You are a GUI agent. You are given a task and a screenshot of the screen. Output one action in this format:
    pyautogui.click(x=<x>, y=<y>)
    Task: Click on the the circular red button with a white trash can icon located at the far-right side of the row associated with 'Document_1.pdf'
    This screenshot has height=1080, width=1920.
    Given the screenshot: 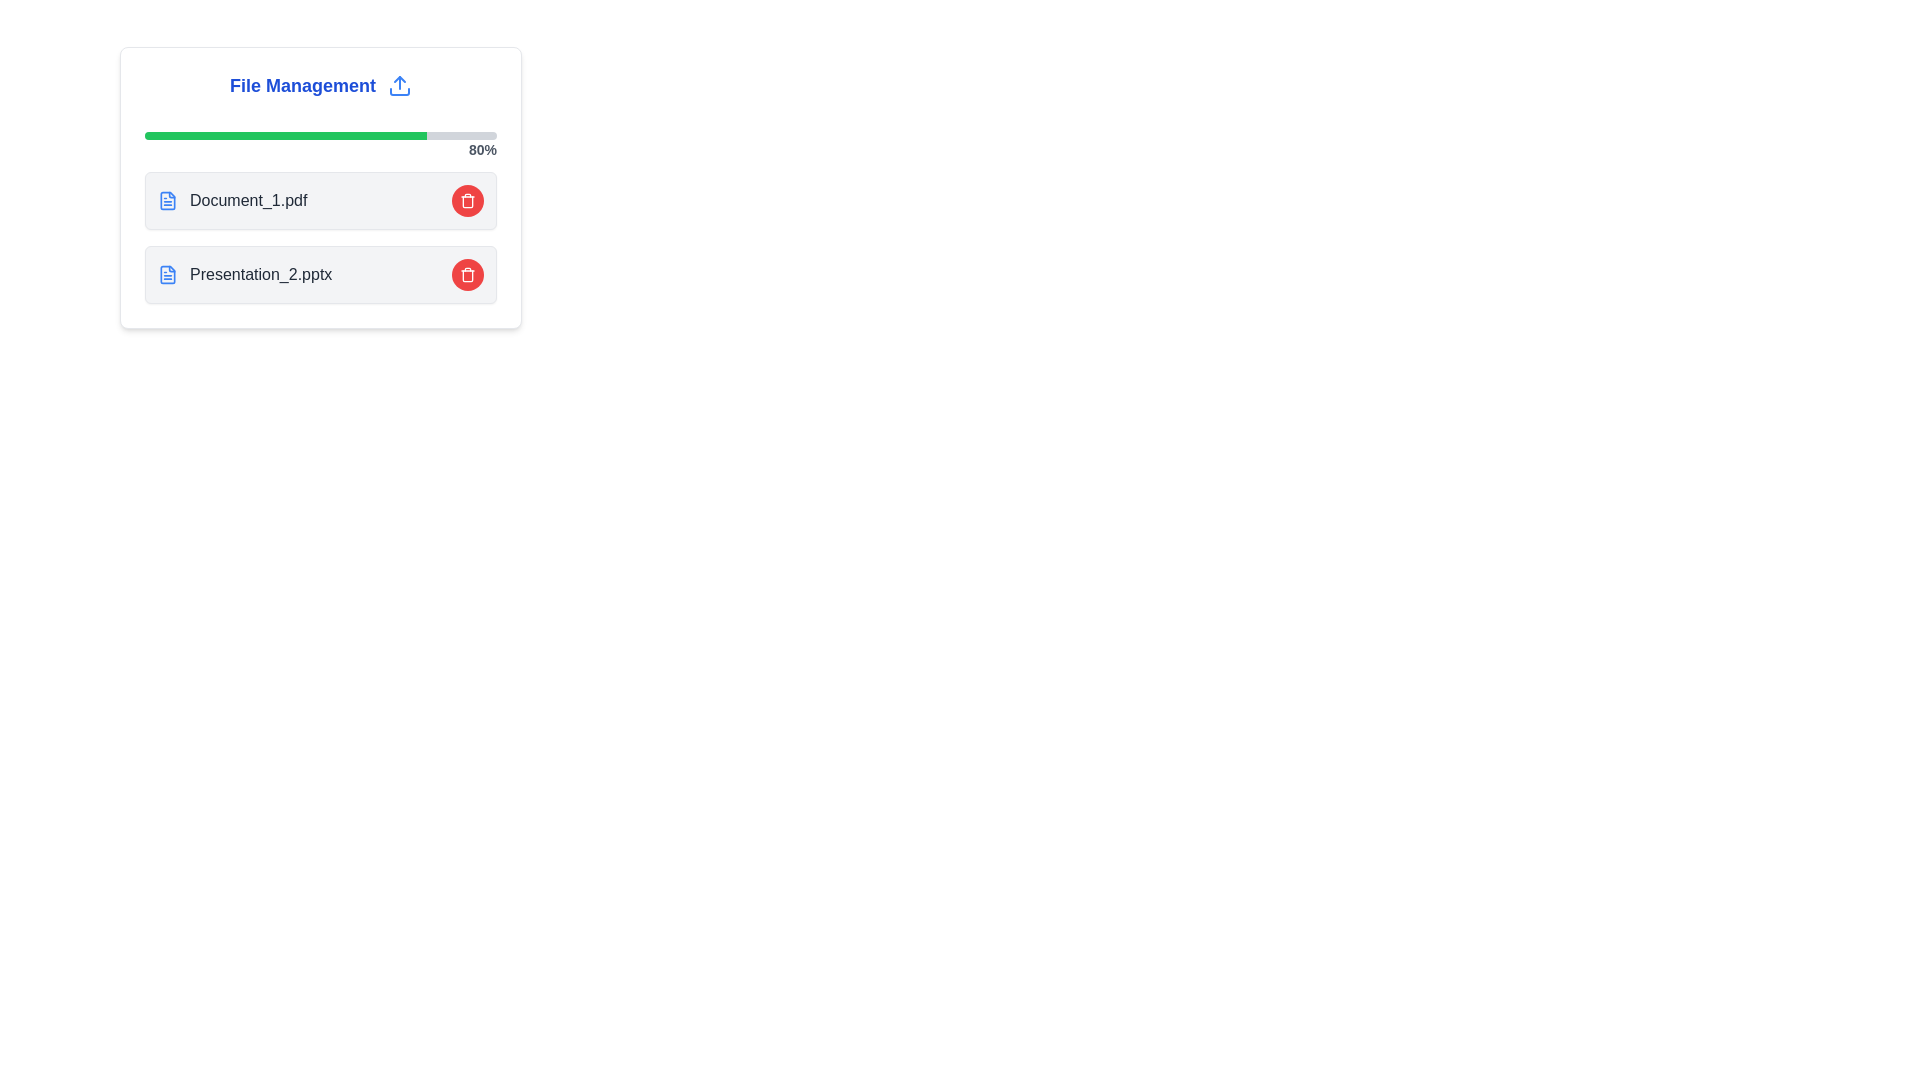 What is the action you would take?
    pyautogui.click(x=466, y=200)
    